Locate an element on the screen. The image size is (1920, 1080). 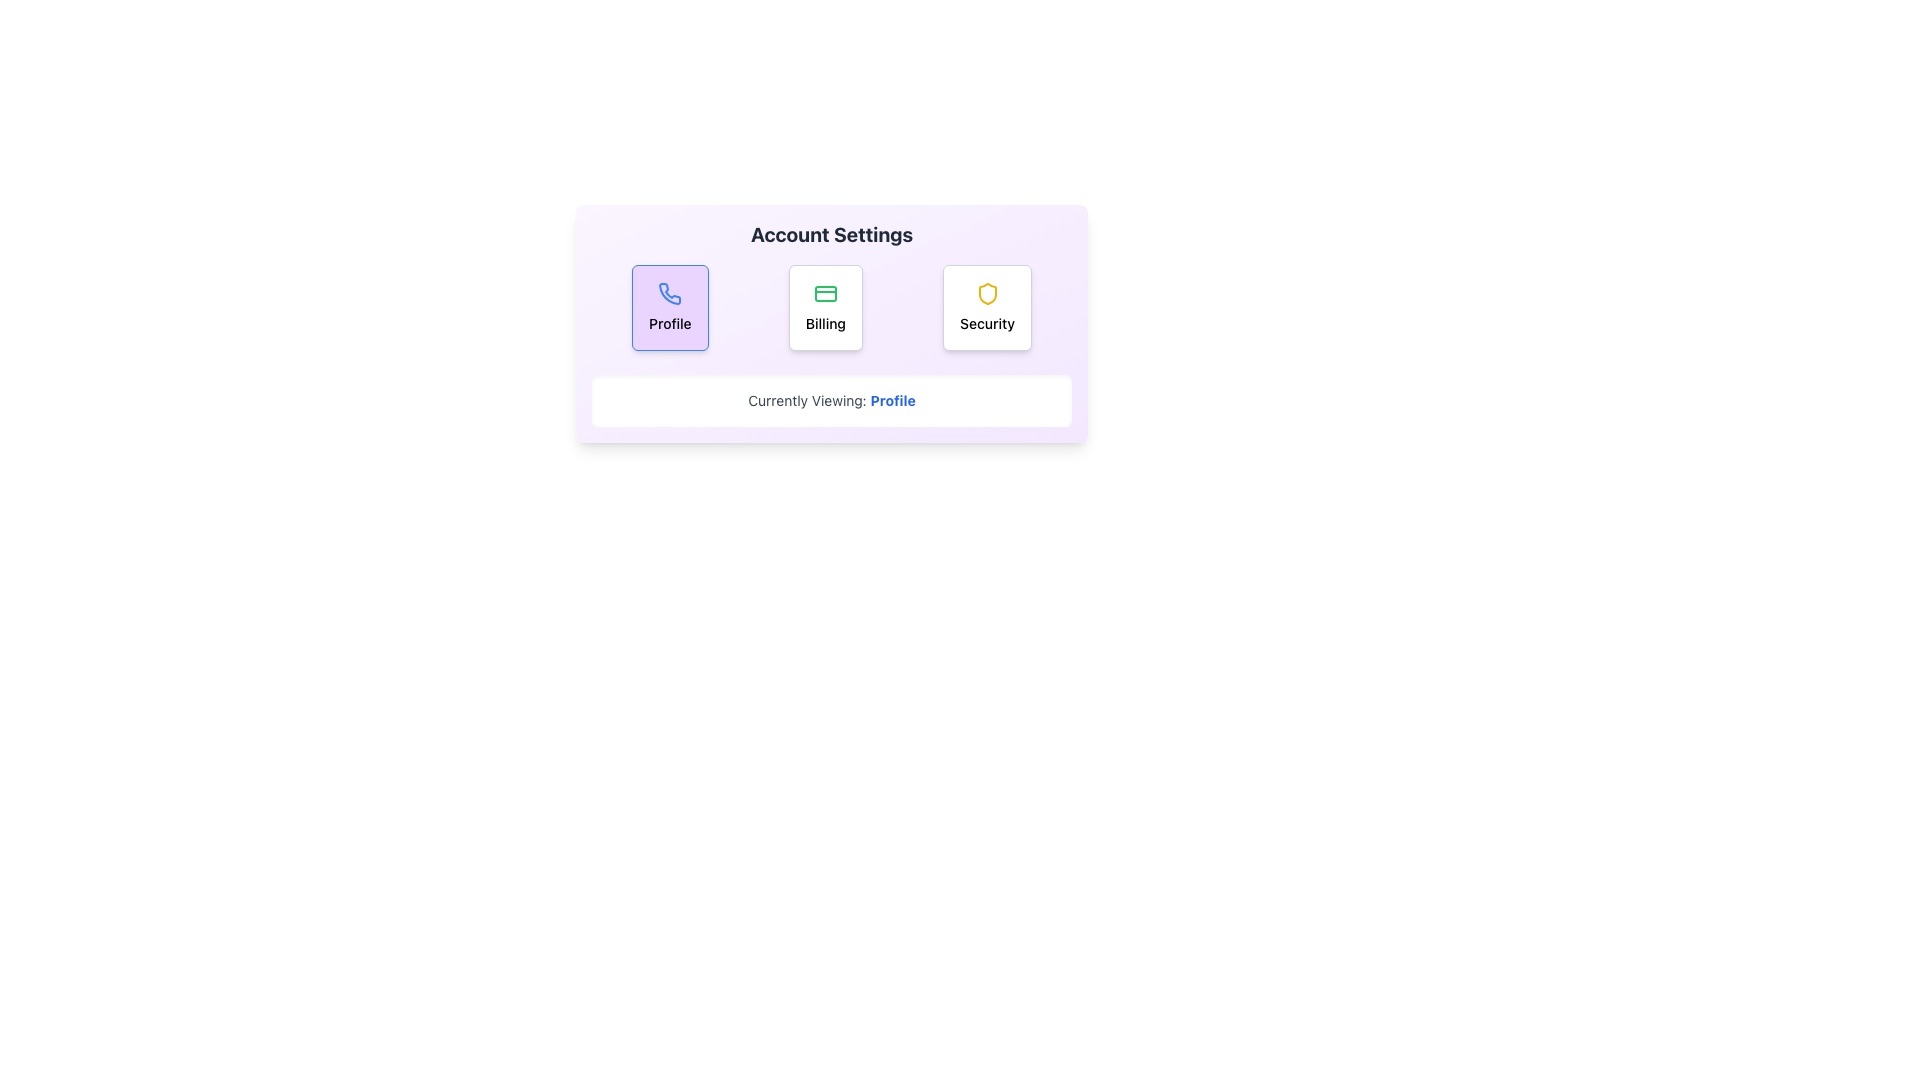
the security settings icon located centrally within the Account Settings menu, to the right of the Profile and Billing options under the Security label is located at coordinates (987, 293).